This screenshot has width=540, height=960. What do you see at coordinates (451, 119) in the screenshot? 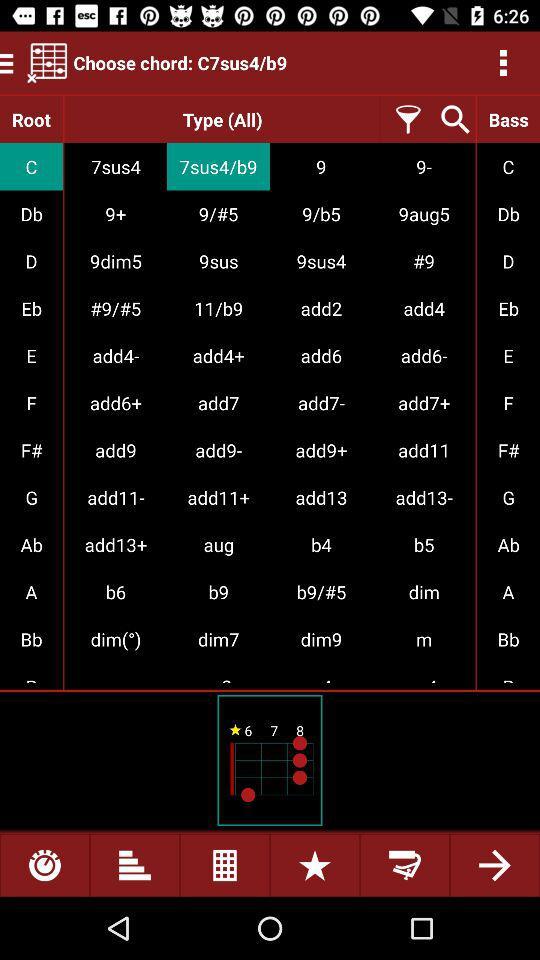
I see `search chords` at bounding box center [451, 119].